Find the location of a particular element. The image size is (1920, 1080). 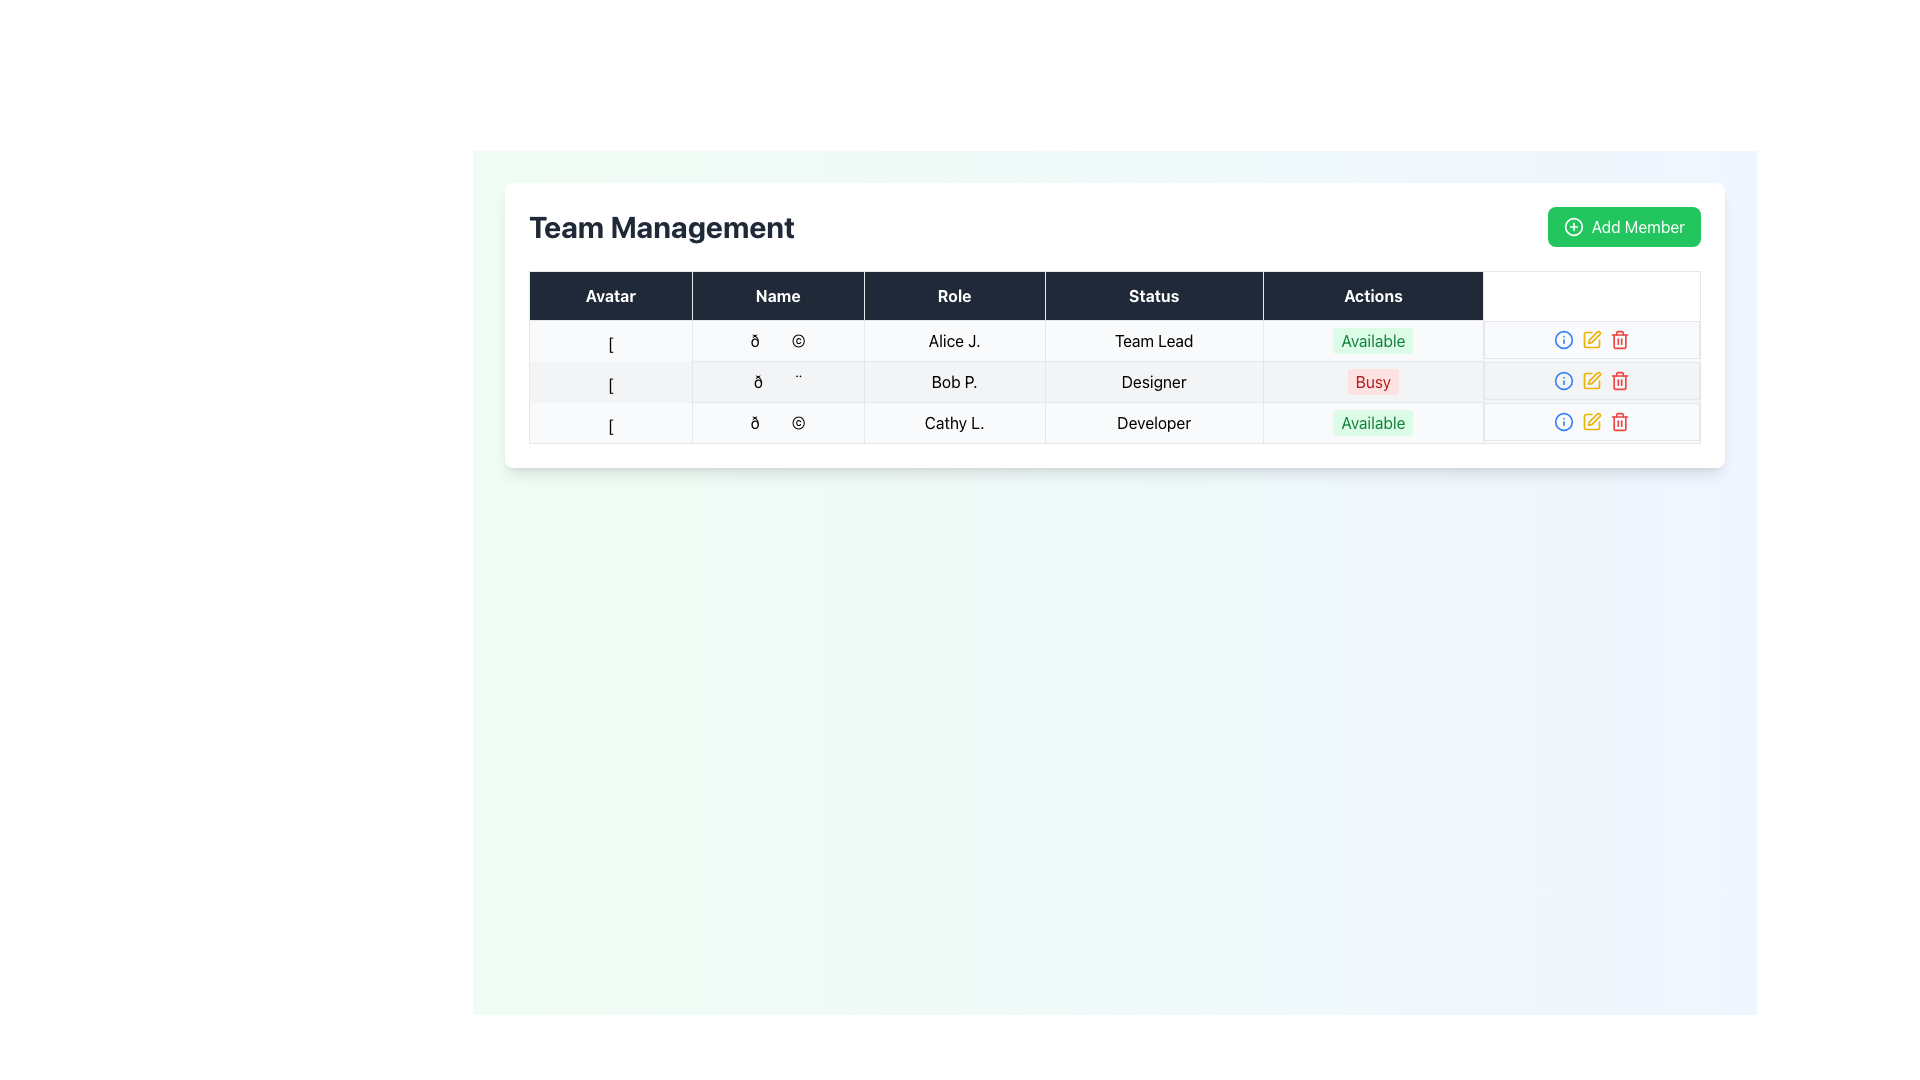

the 'Avatar' column header cell, which is the first cell in the header row of the table, aligned with headers like 'Name', 'Role', 'Status', and 'Actions' is located at coordinates (609, 296).